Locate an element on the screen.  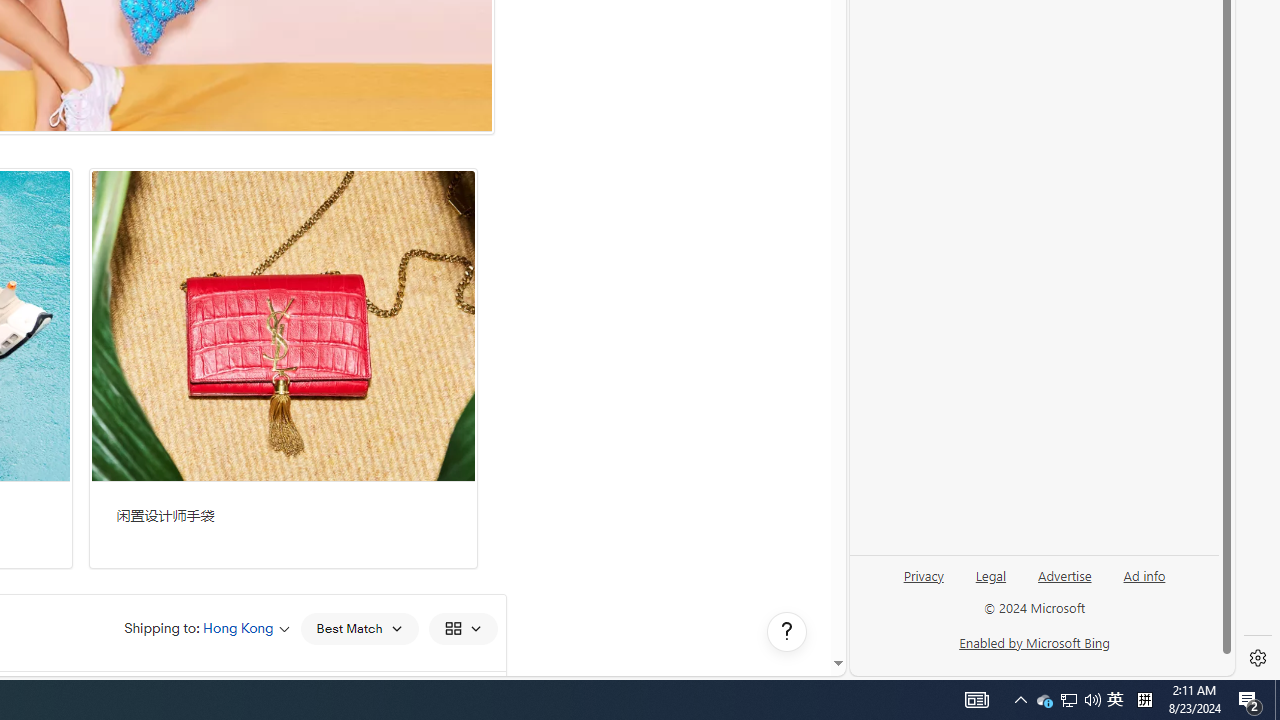
'Sort: Best Match' is located at coordinates (359, 627).